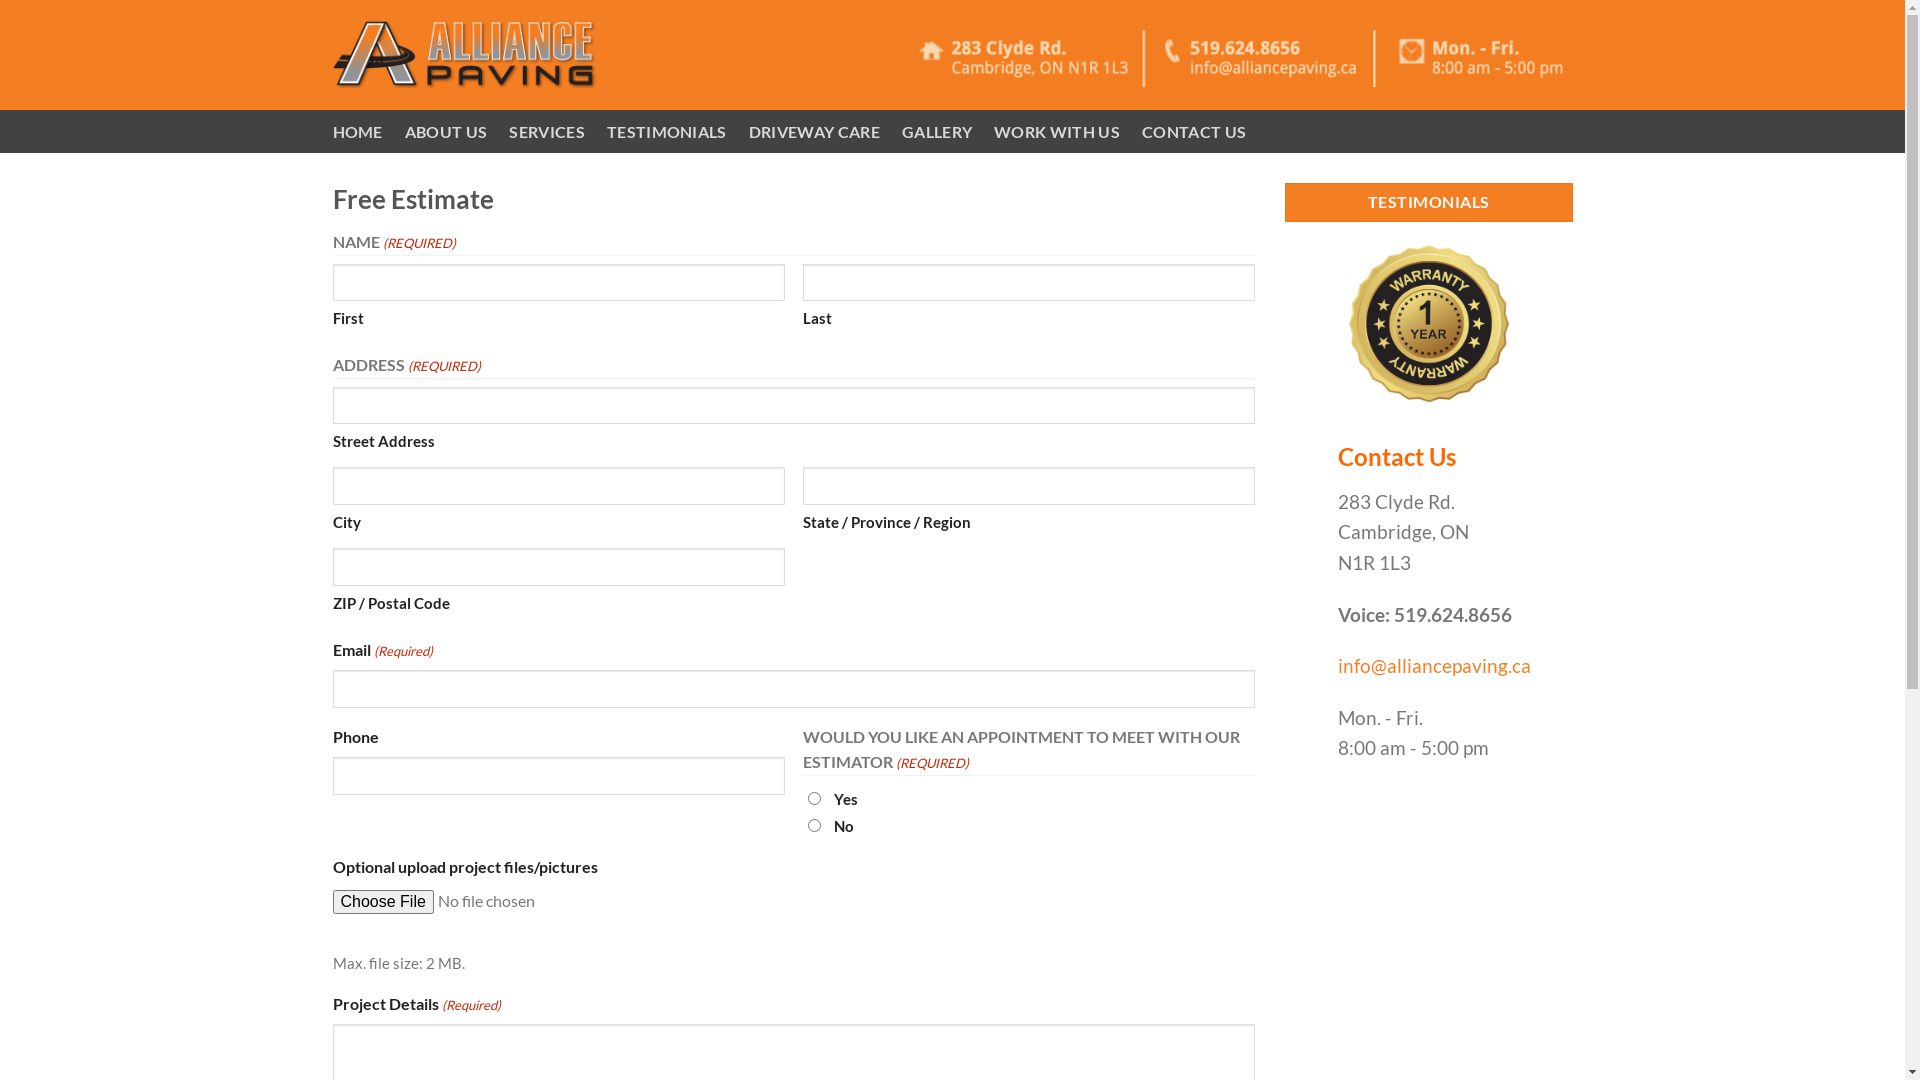  What do you see at coordinates (993, 131) in the screenshot?
I see `'WORK WITH US'` at bounding box center [993, 131].